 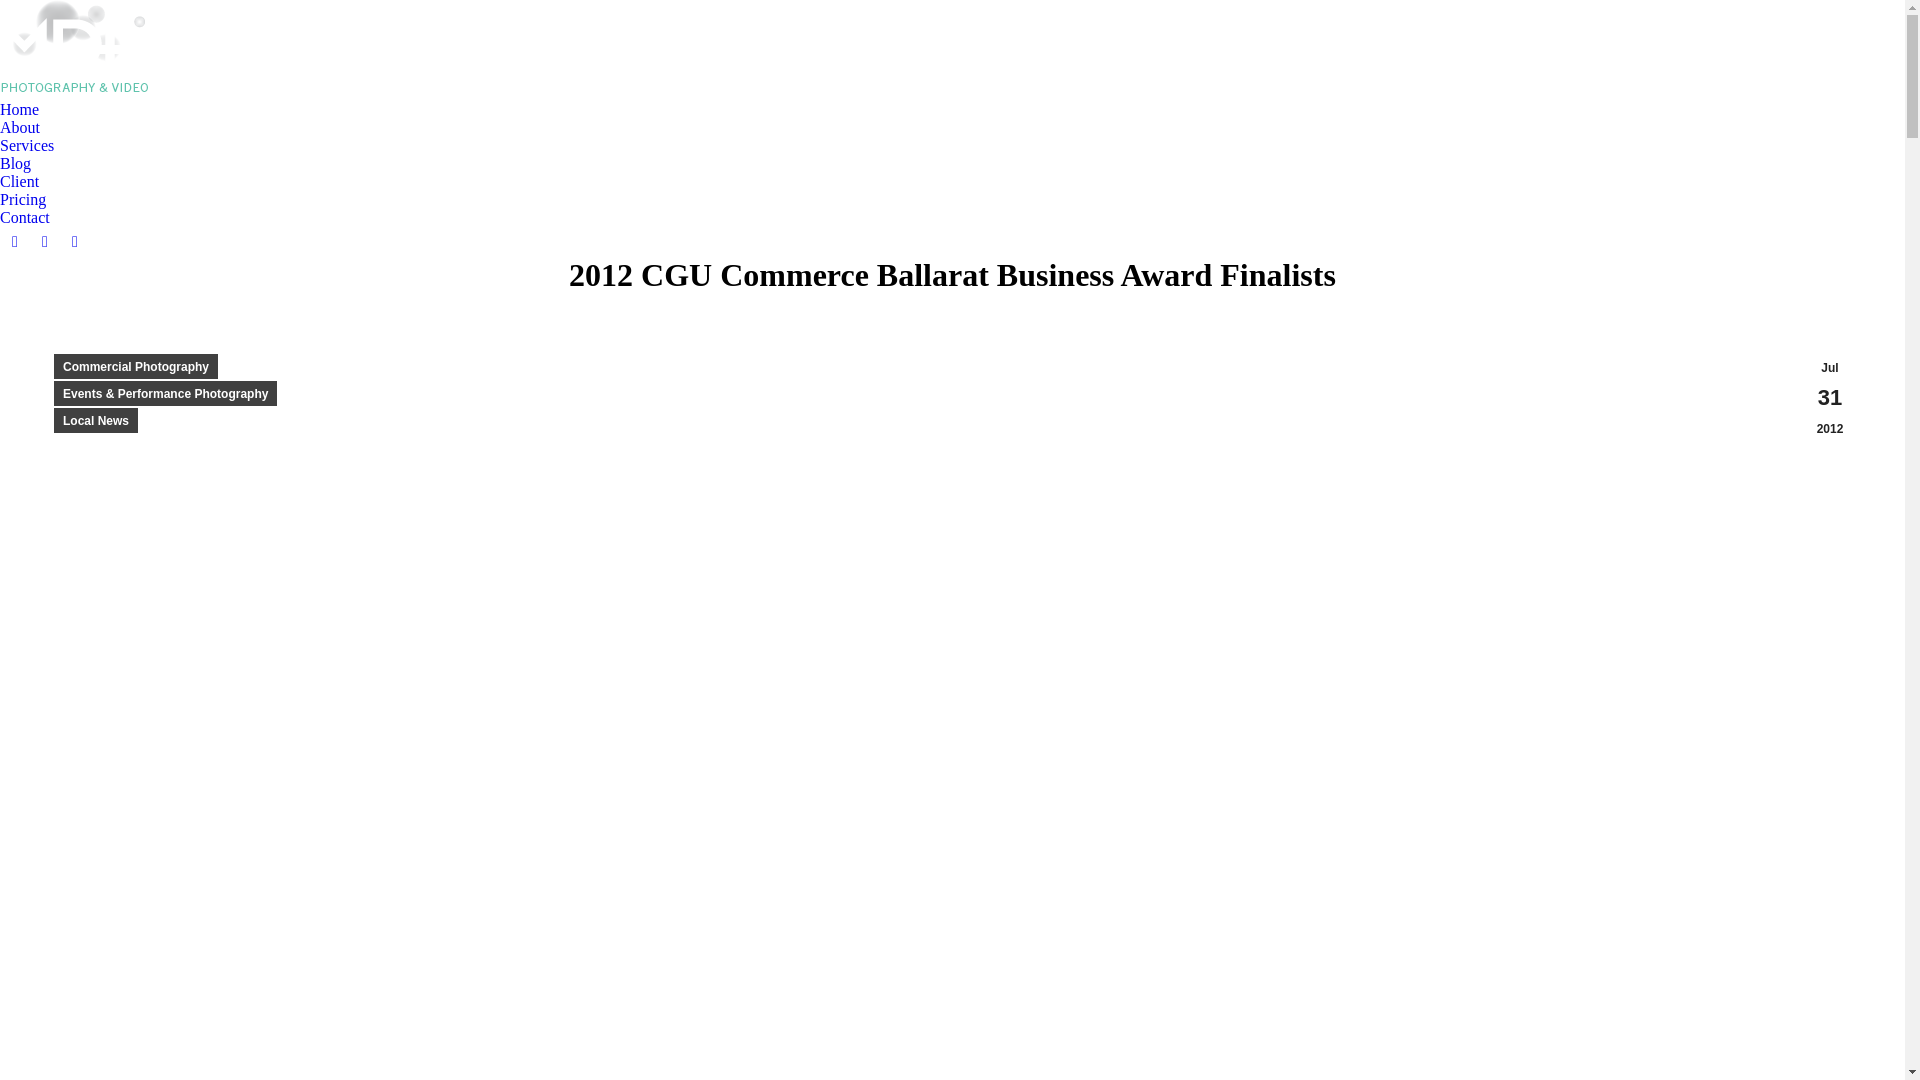 What do you see at coordinates (32, 145) in the screenshot?
I see `'Services'` at bounding box center [32, 145].